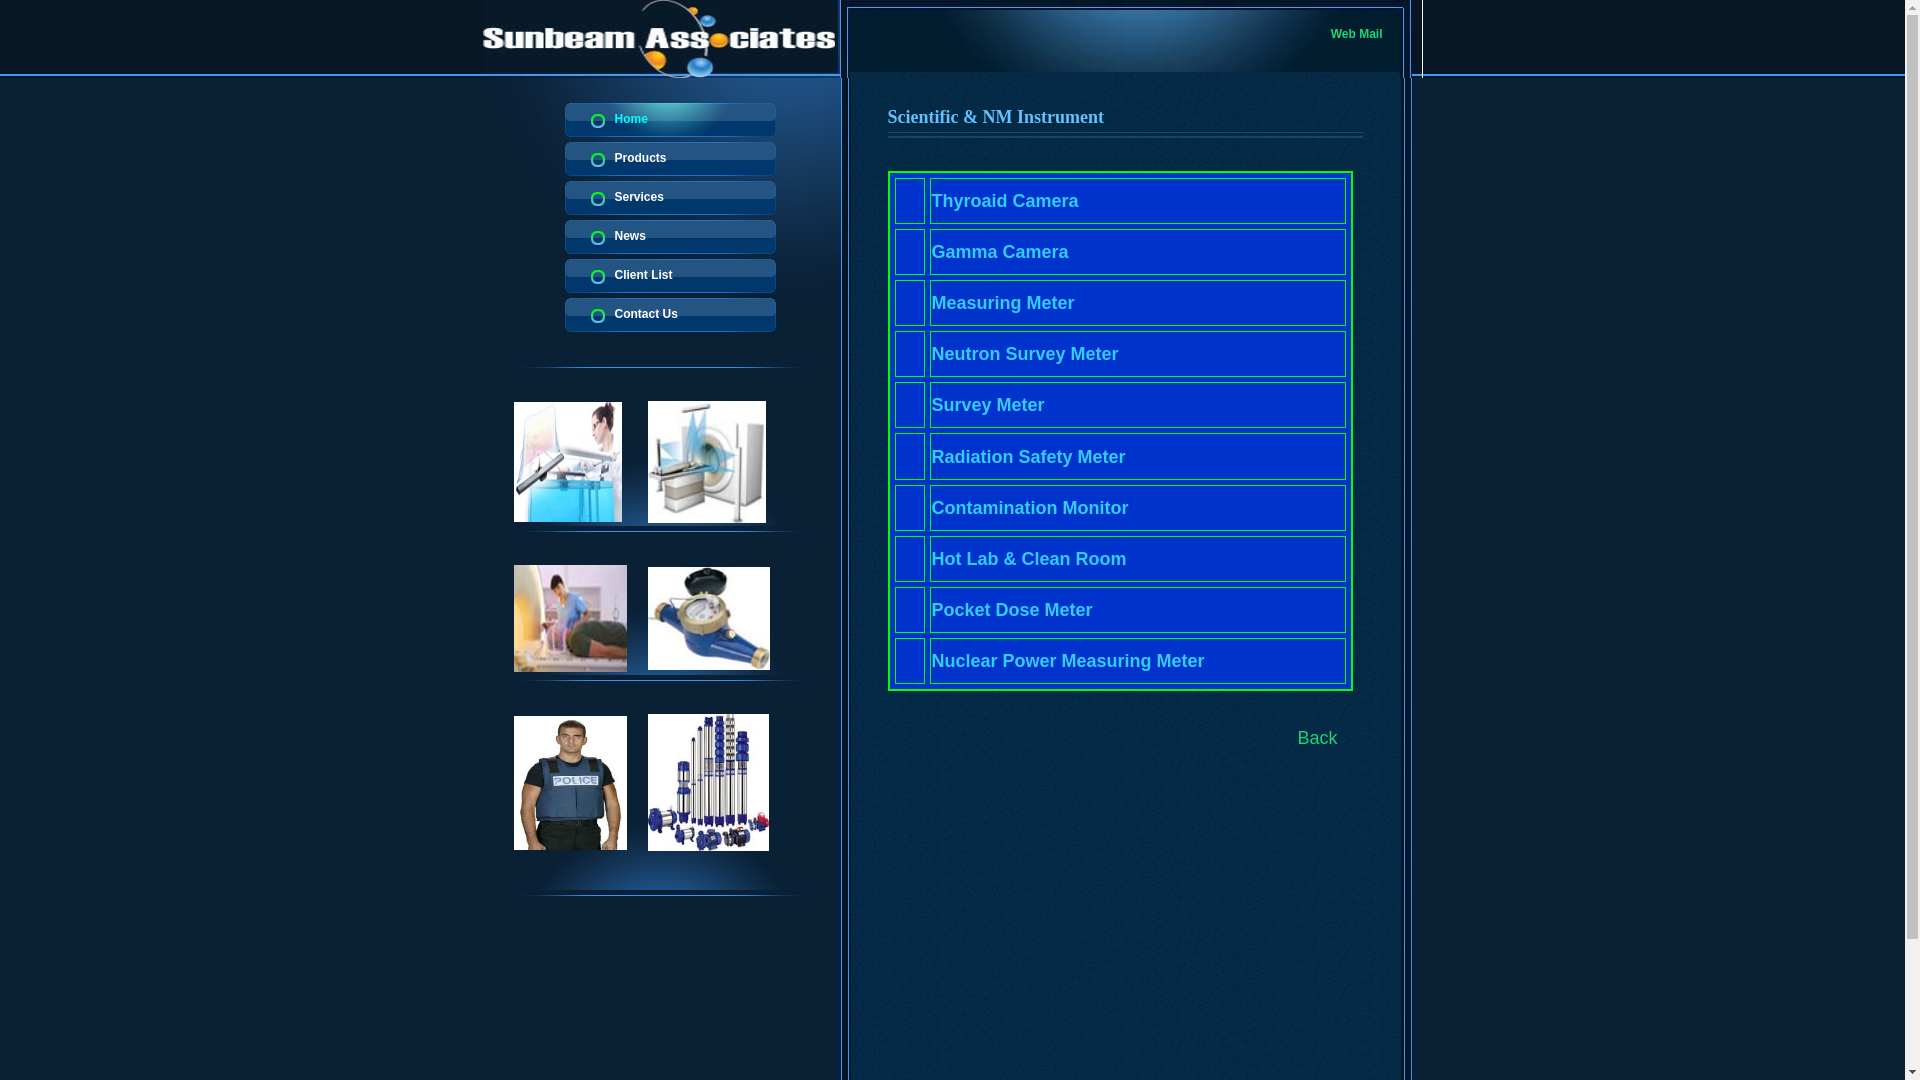  What do you see at coordinates (669, 157) in the screenshot?
I see `'Products'` at bounding box center [669, 157].